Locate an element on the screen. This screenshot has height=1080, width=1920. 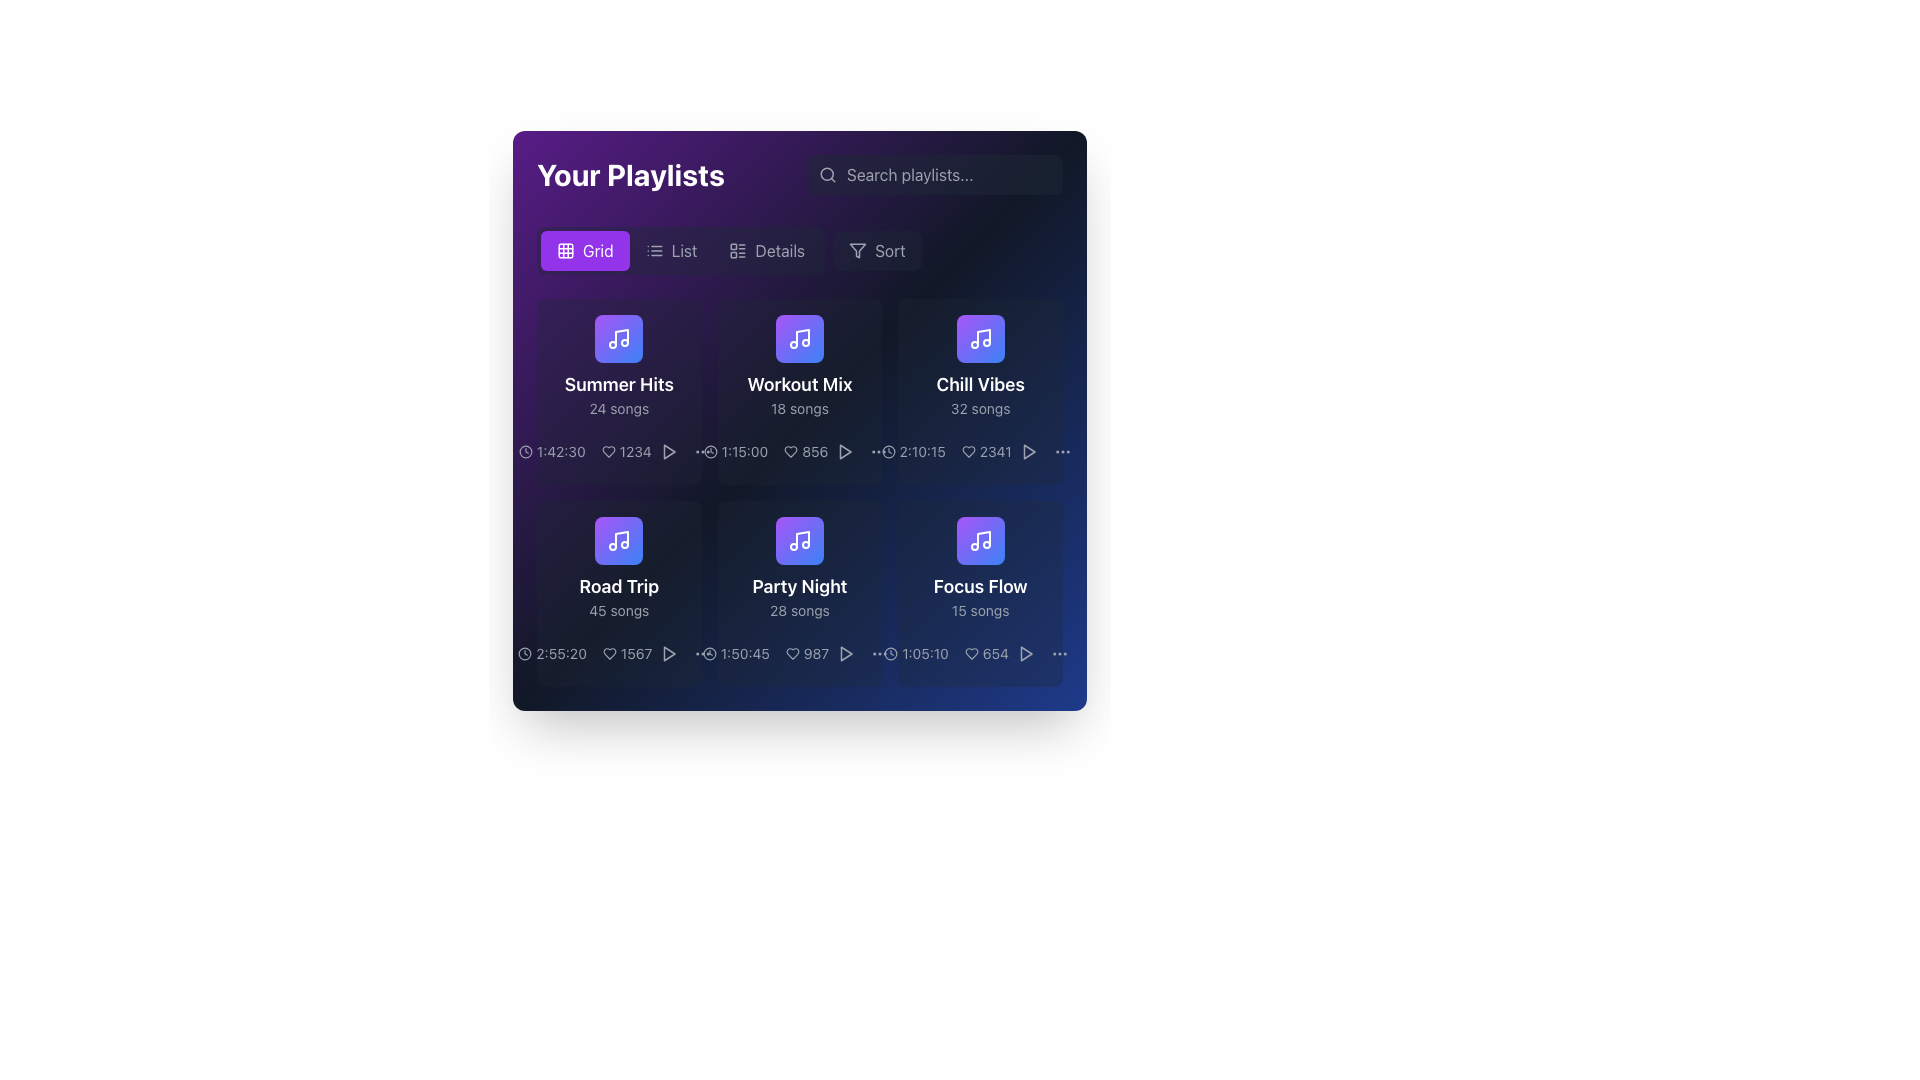
the circular button with a three-dots icon located in the 'Party Night' playlist section, at the bottom-right corner is located at coordinates (703, 654).